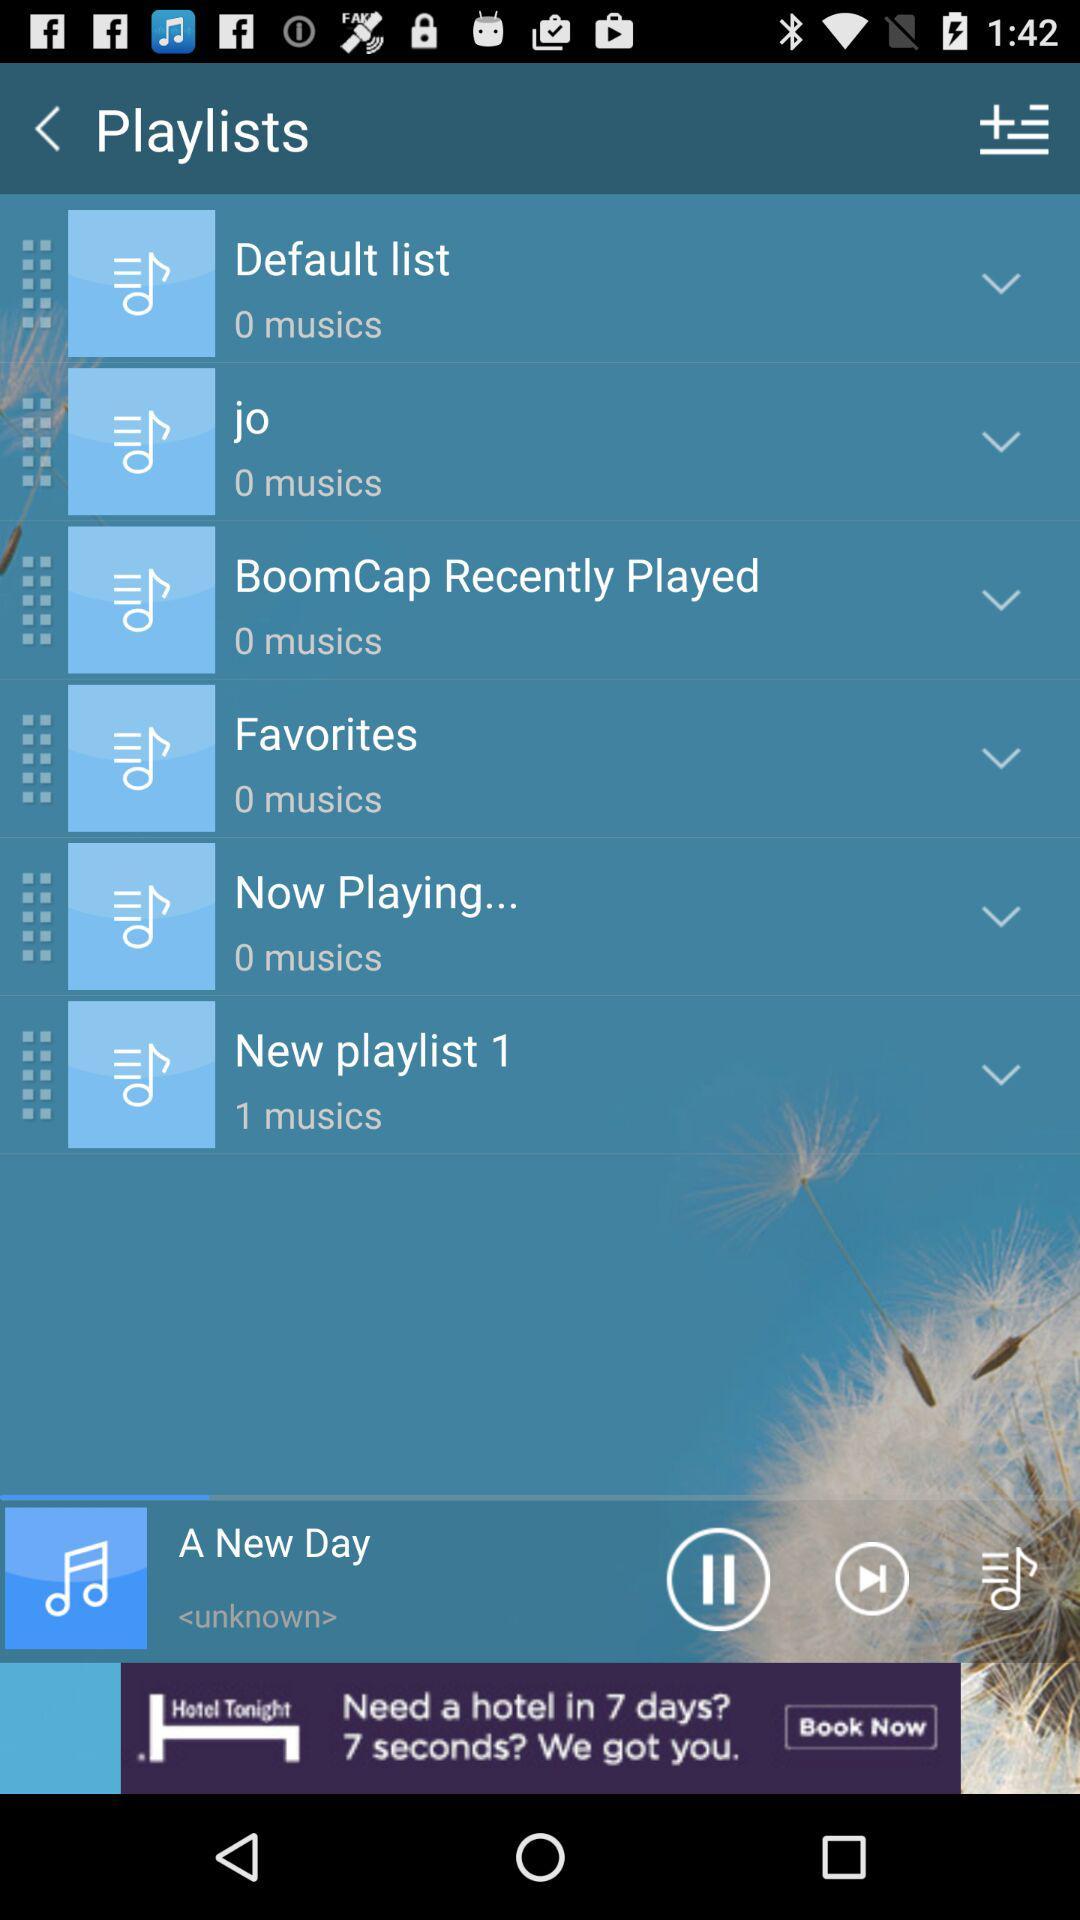  What do you see at coordinates (1014, 136) in the screenshot?
I see `the sliders icon` at bounding box center [1014, 136].